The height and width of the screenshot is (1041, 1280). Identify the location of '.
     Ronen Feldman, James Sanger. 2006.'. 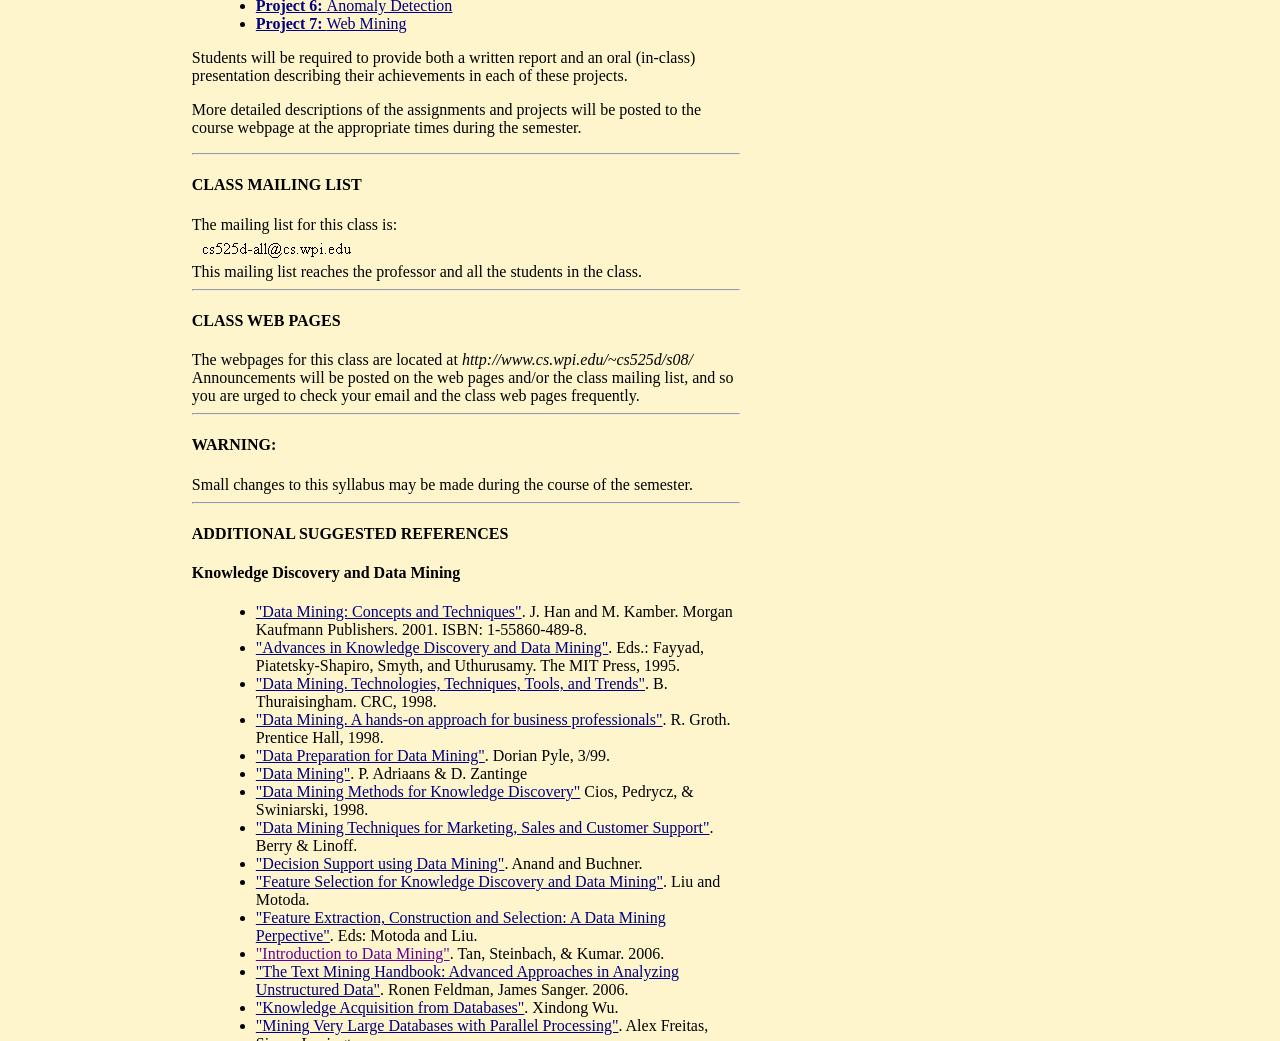
(503, 989).